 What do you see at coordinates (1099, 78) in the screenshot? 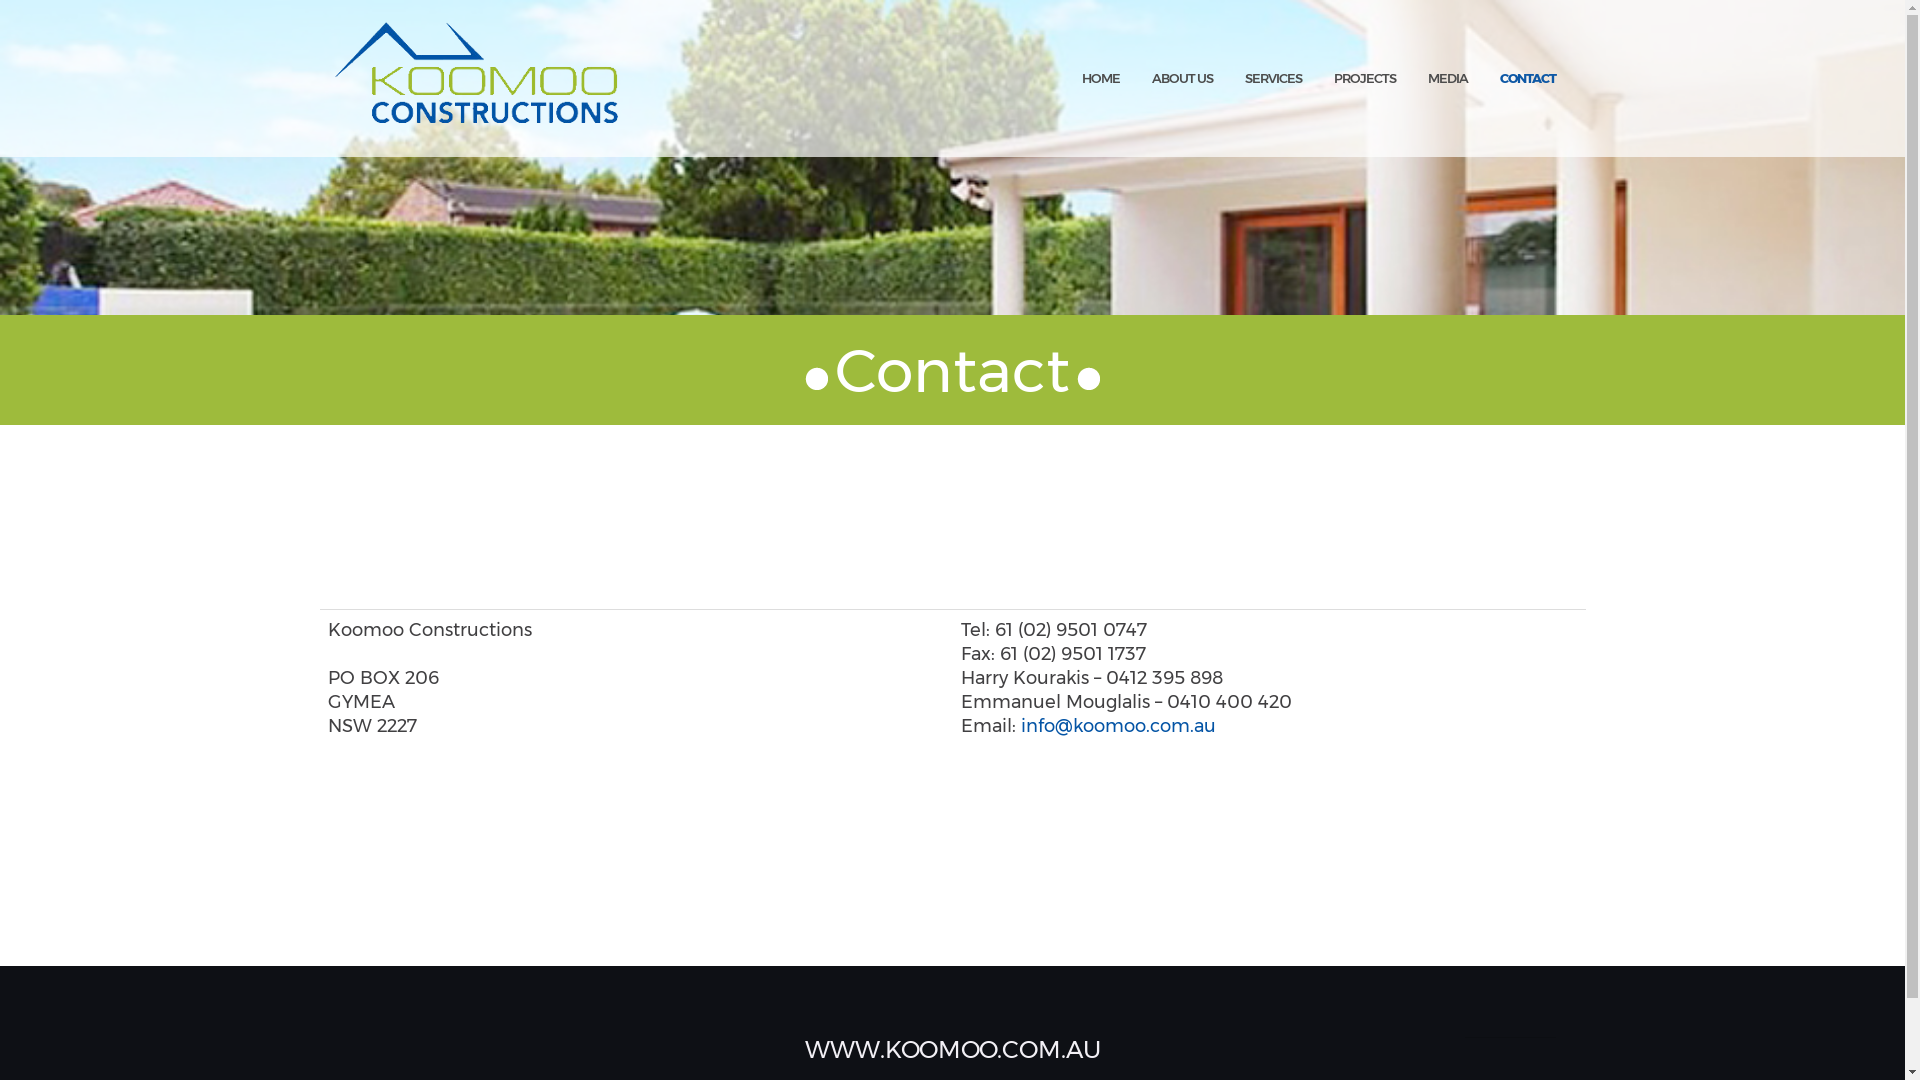
I see `'HOME'` at bounding box center [1099, 78].